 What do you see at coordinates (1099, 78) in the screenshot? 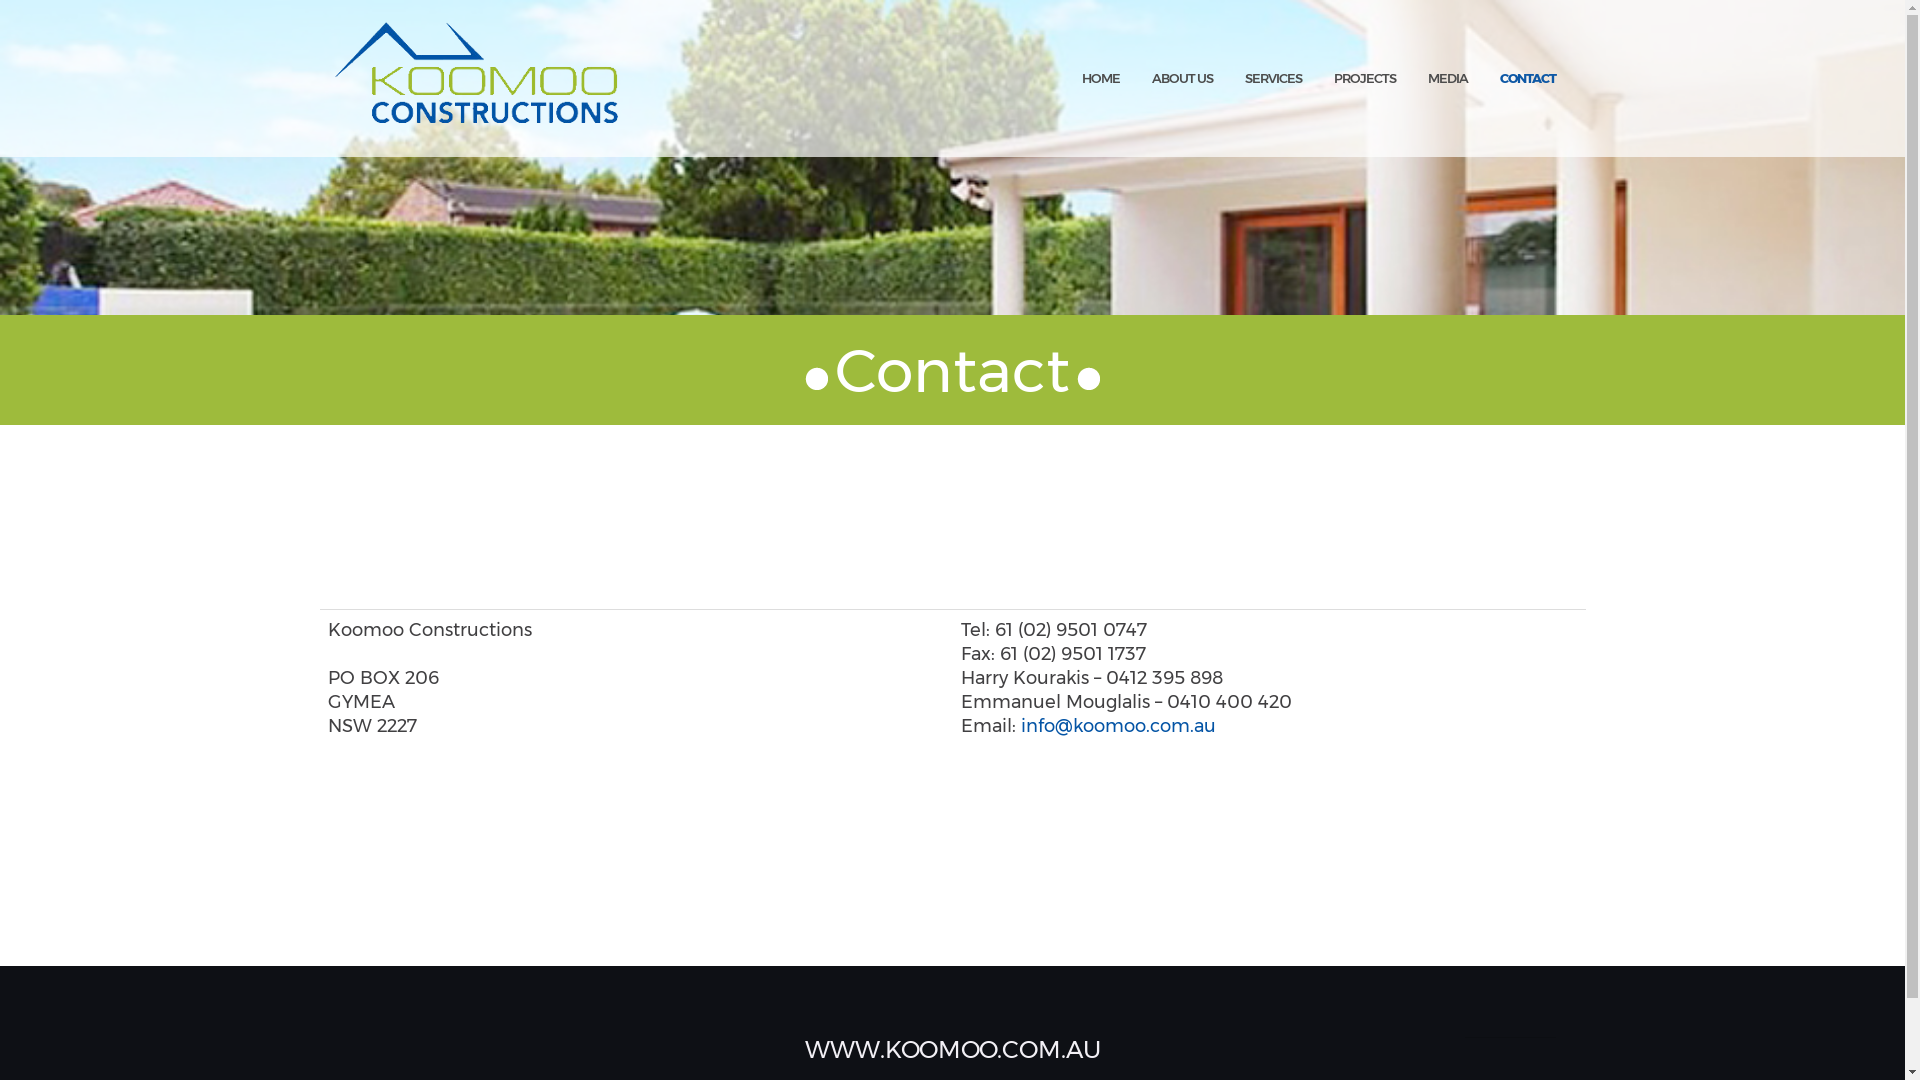
I see `'HOME'` at bounding box center [1099, 78].